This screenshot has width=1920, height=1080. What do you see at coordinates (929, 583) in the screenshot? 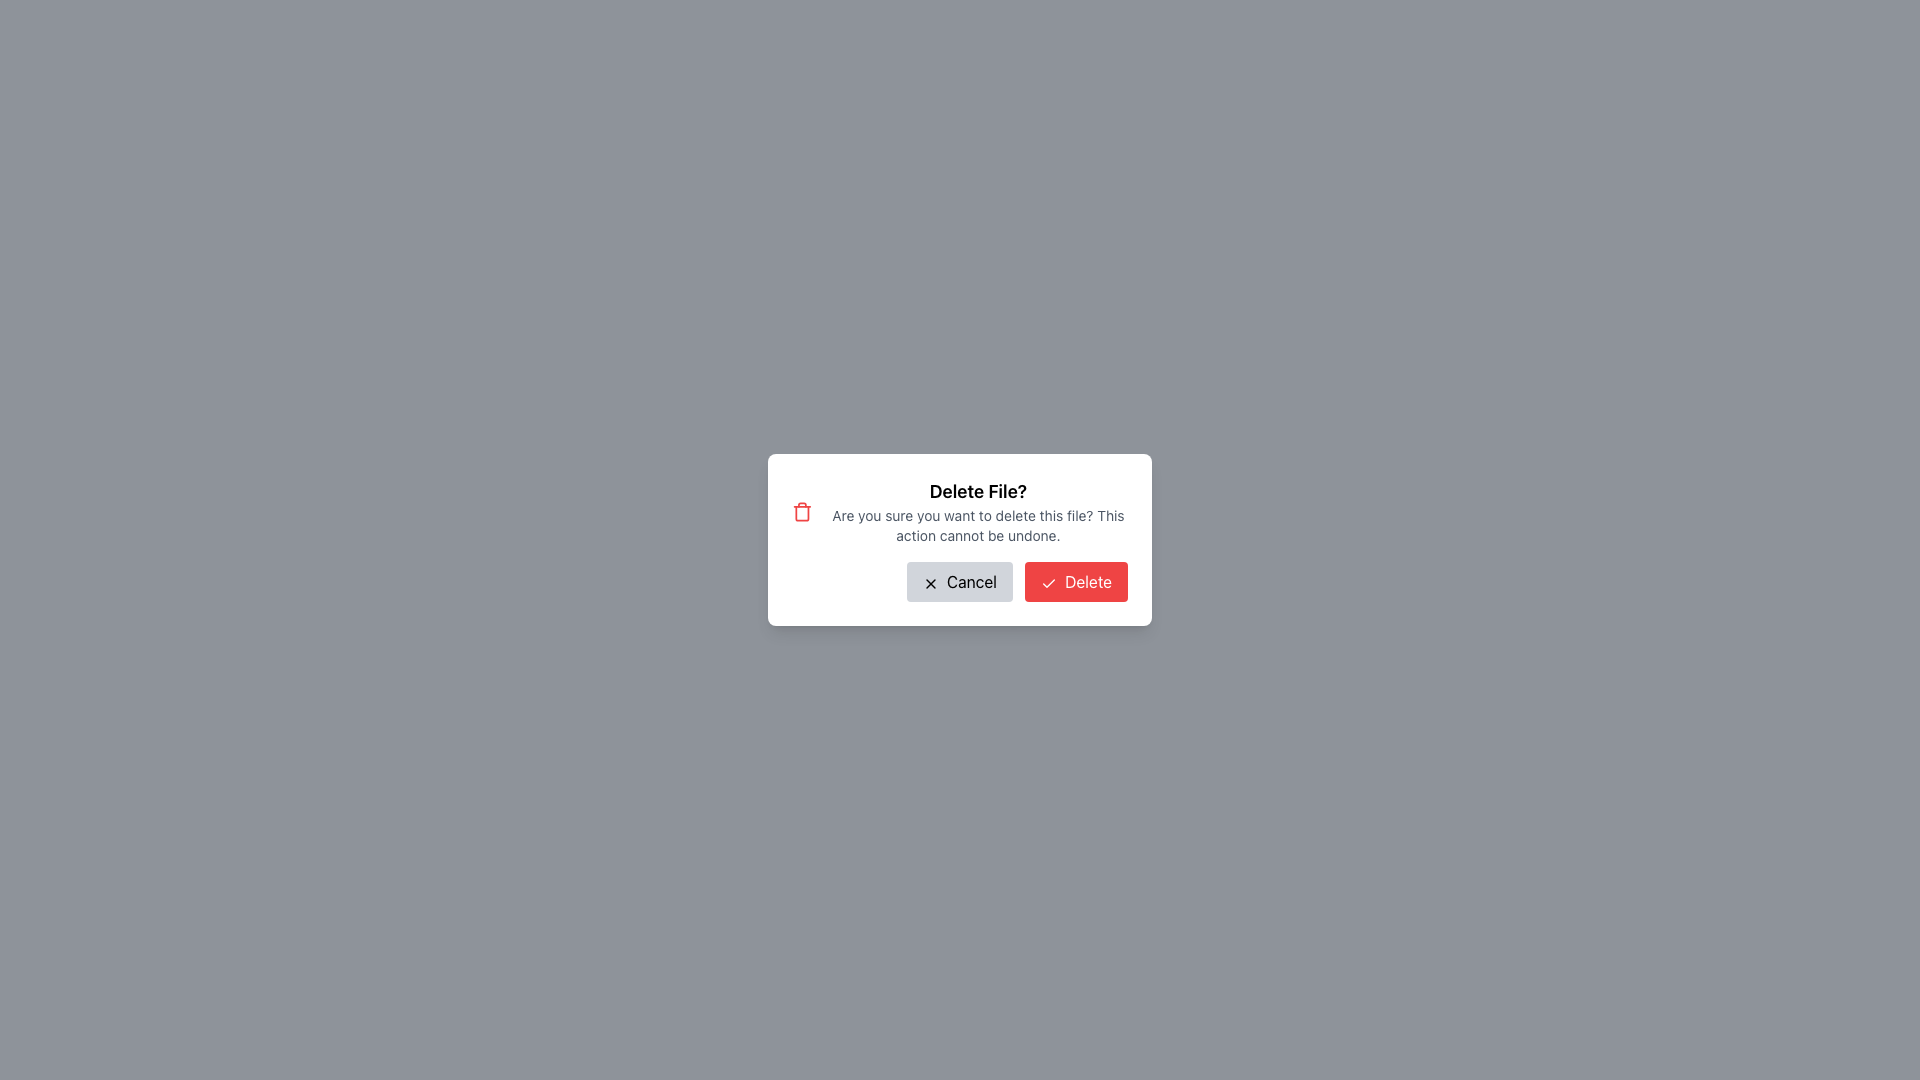
I see `the small black cross icon located within the 'Cancel' button, positioned to the left of the 'Cancel' text` at bounding box center [929, 583].